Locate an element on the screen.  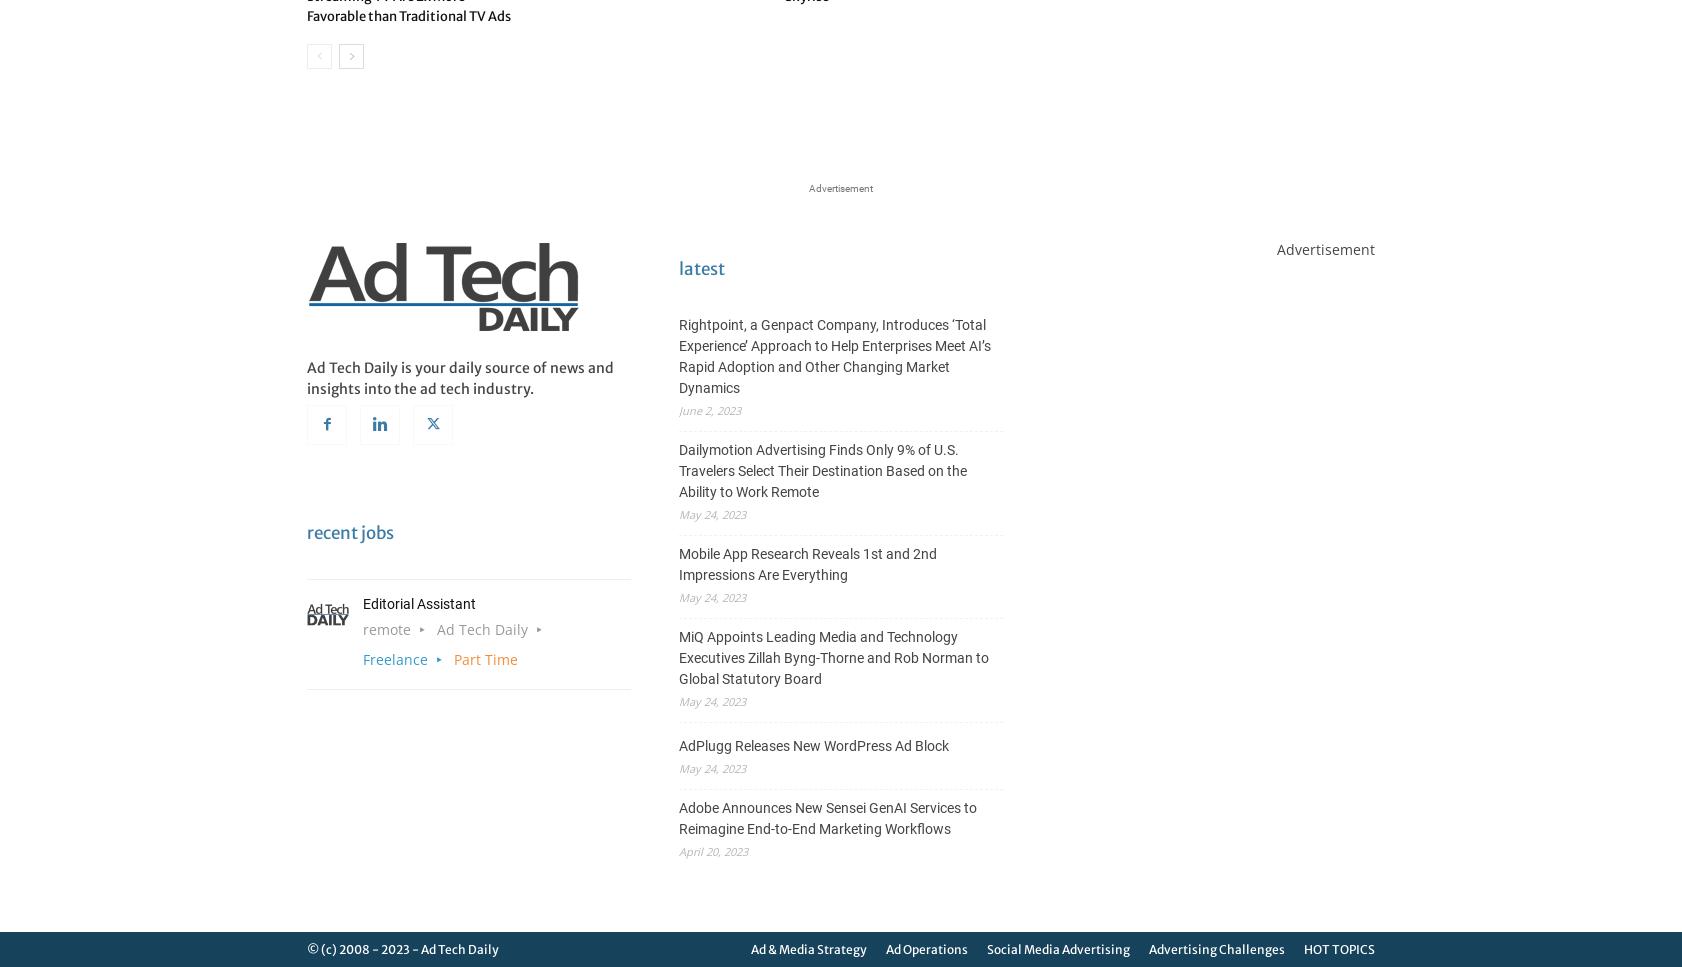
'remote' is located at coordinates (386, 628).